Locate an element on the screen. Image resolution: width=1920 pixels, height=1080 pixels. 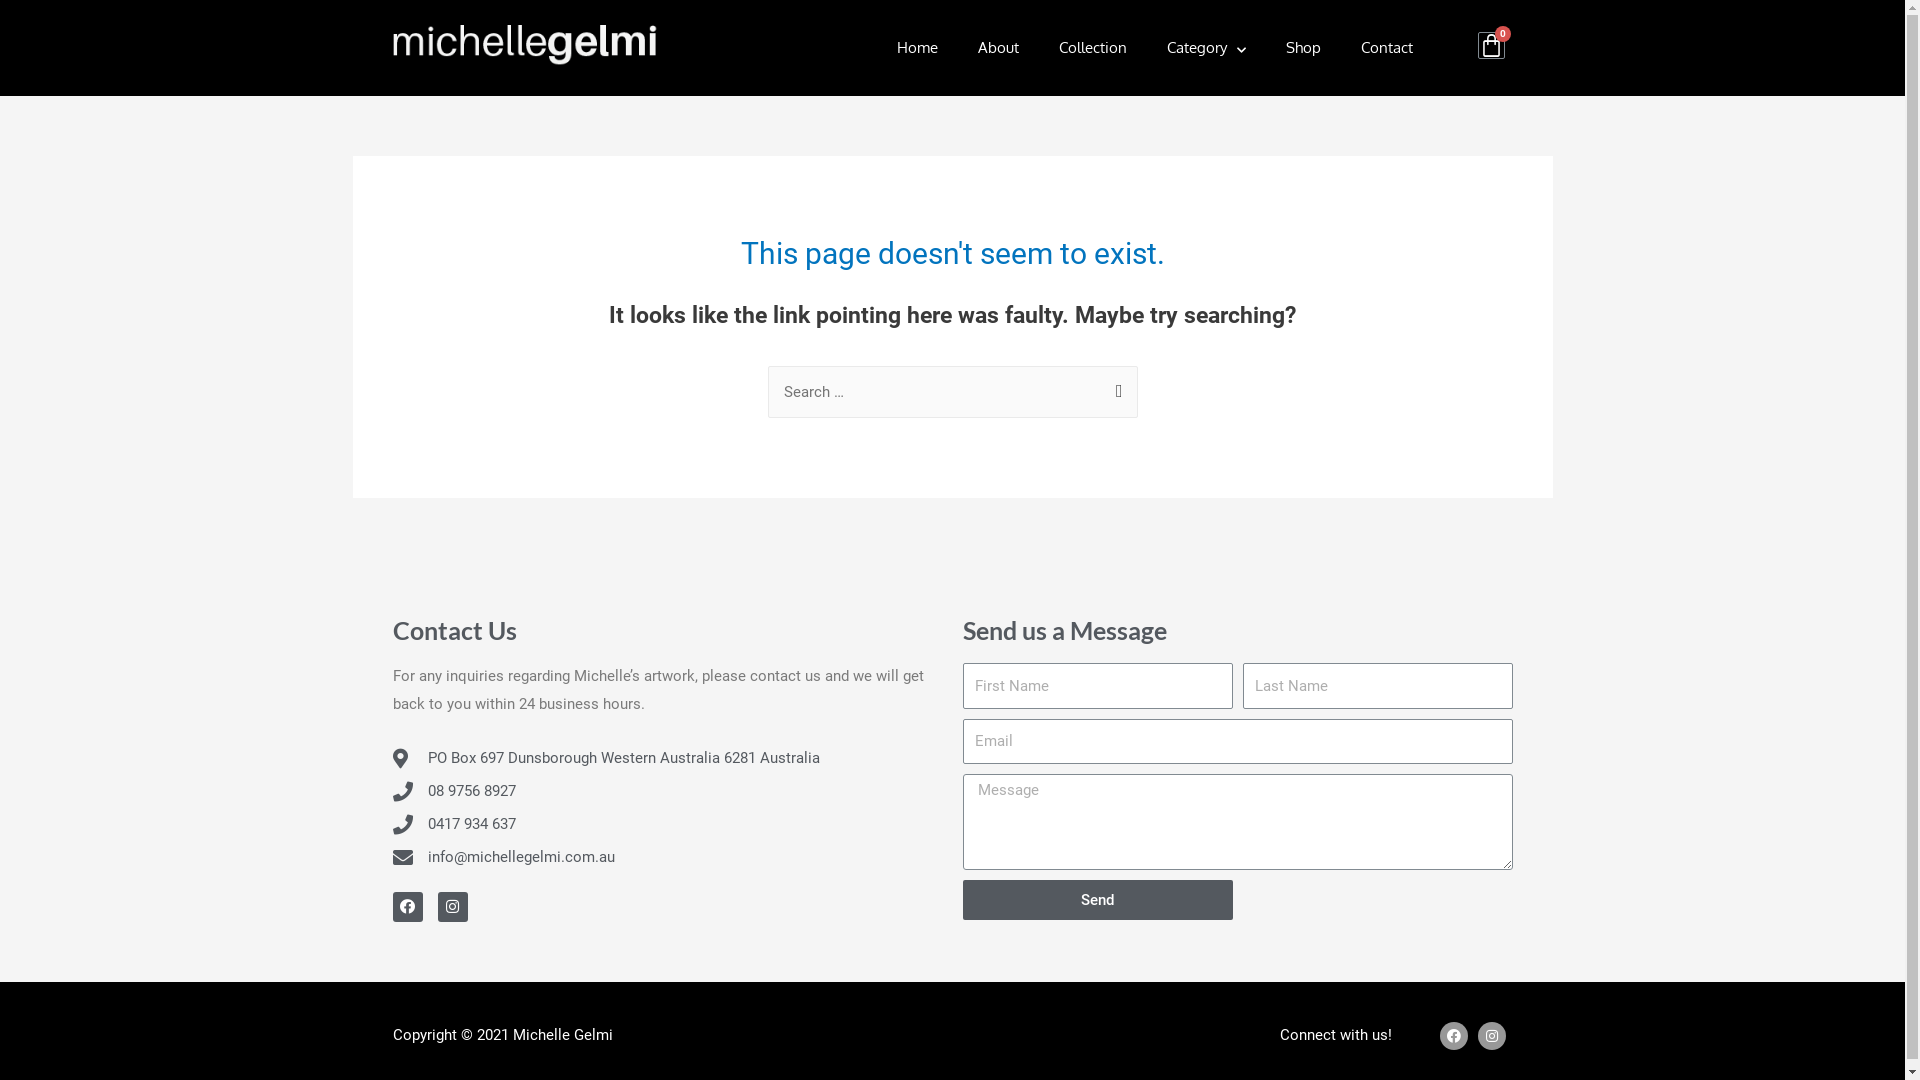
'Collection' is located at coordinates (1038, 46).